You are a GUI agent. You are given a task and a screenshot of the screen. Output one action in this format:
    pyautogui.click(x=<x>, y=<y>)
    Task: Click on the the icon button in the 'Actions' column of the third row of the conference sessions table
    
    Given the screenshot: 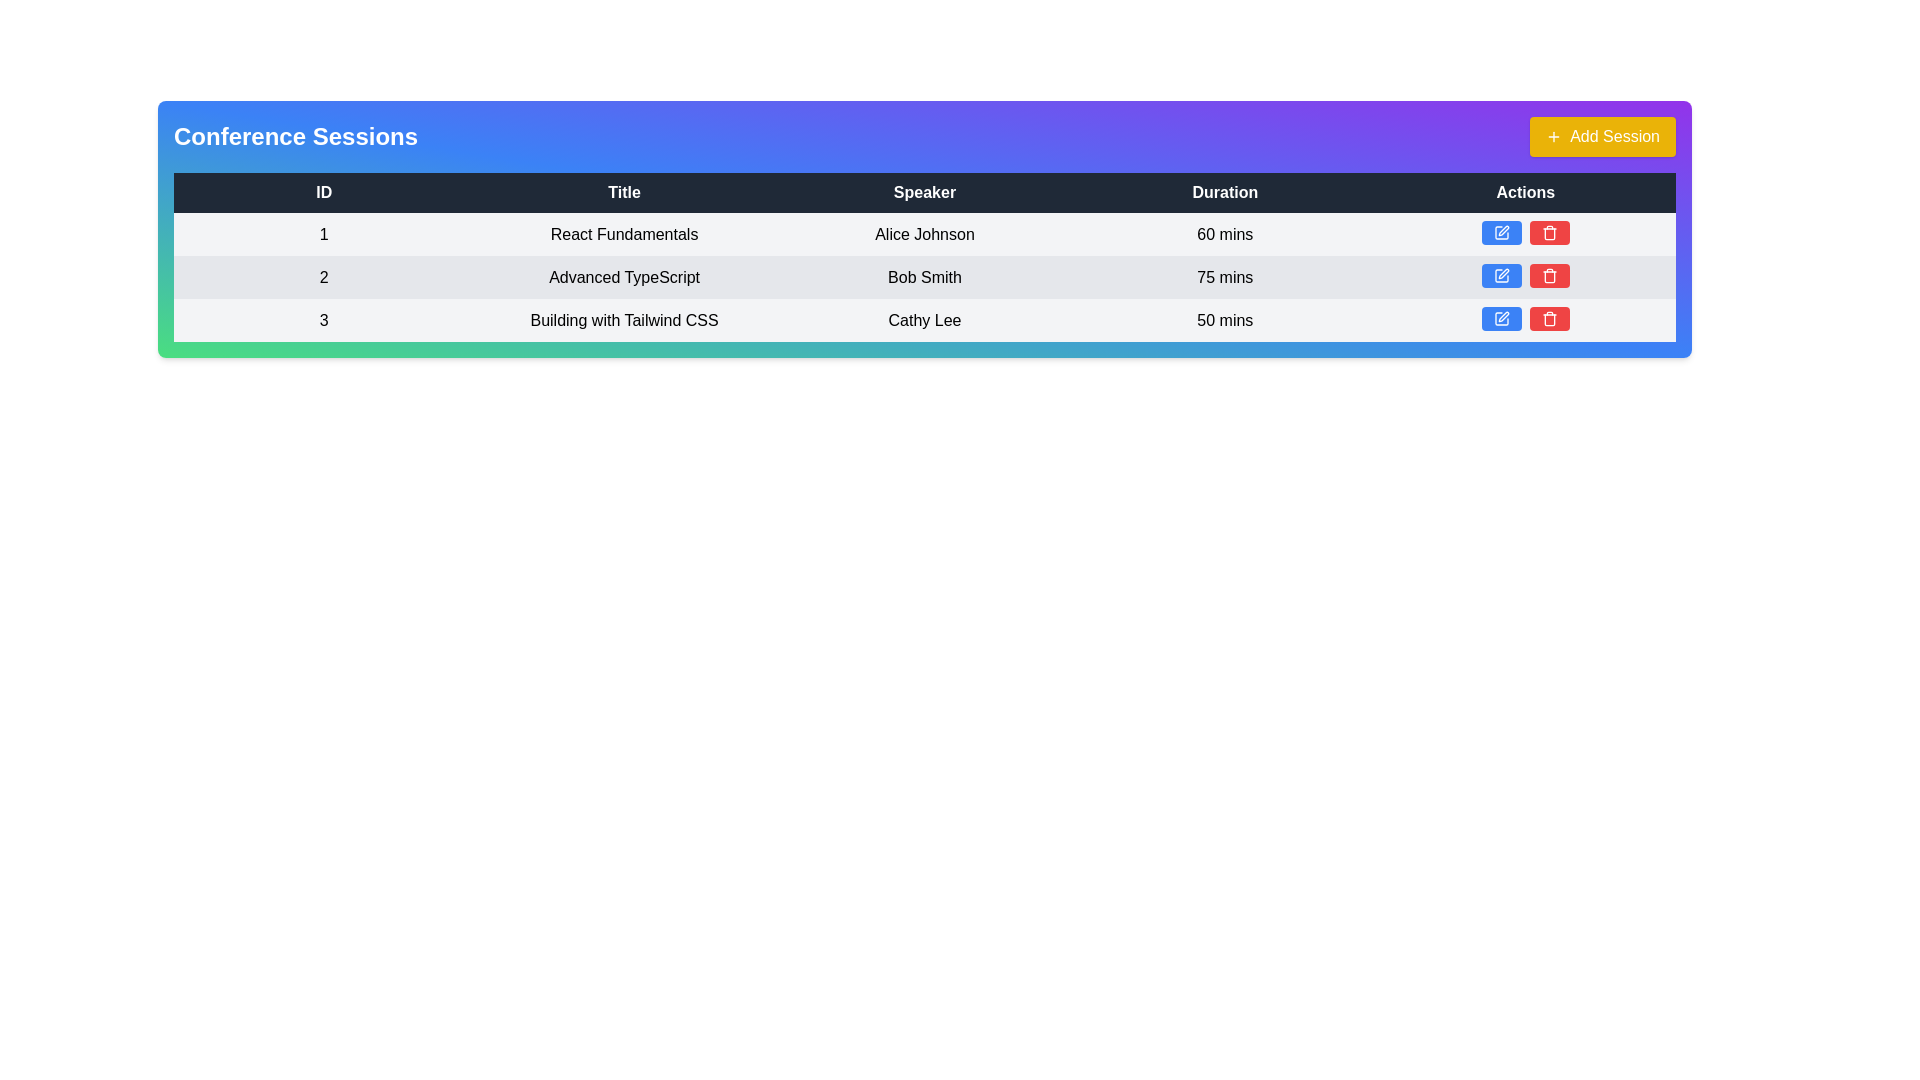 What is the action you would take?
    pyautogui.click(x=1503, y=315)
    